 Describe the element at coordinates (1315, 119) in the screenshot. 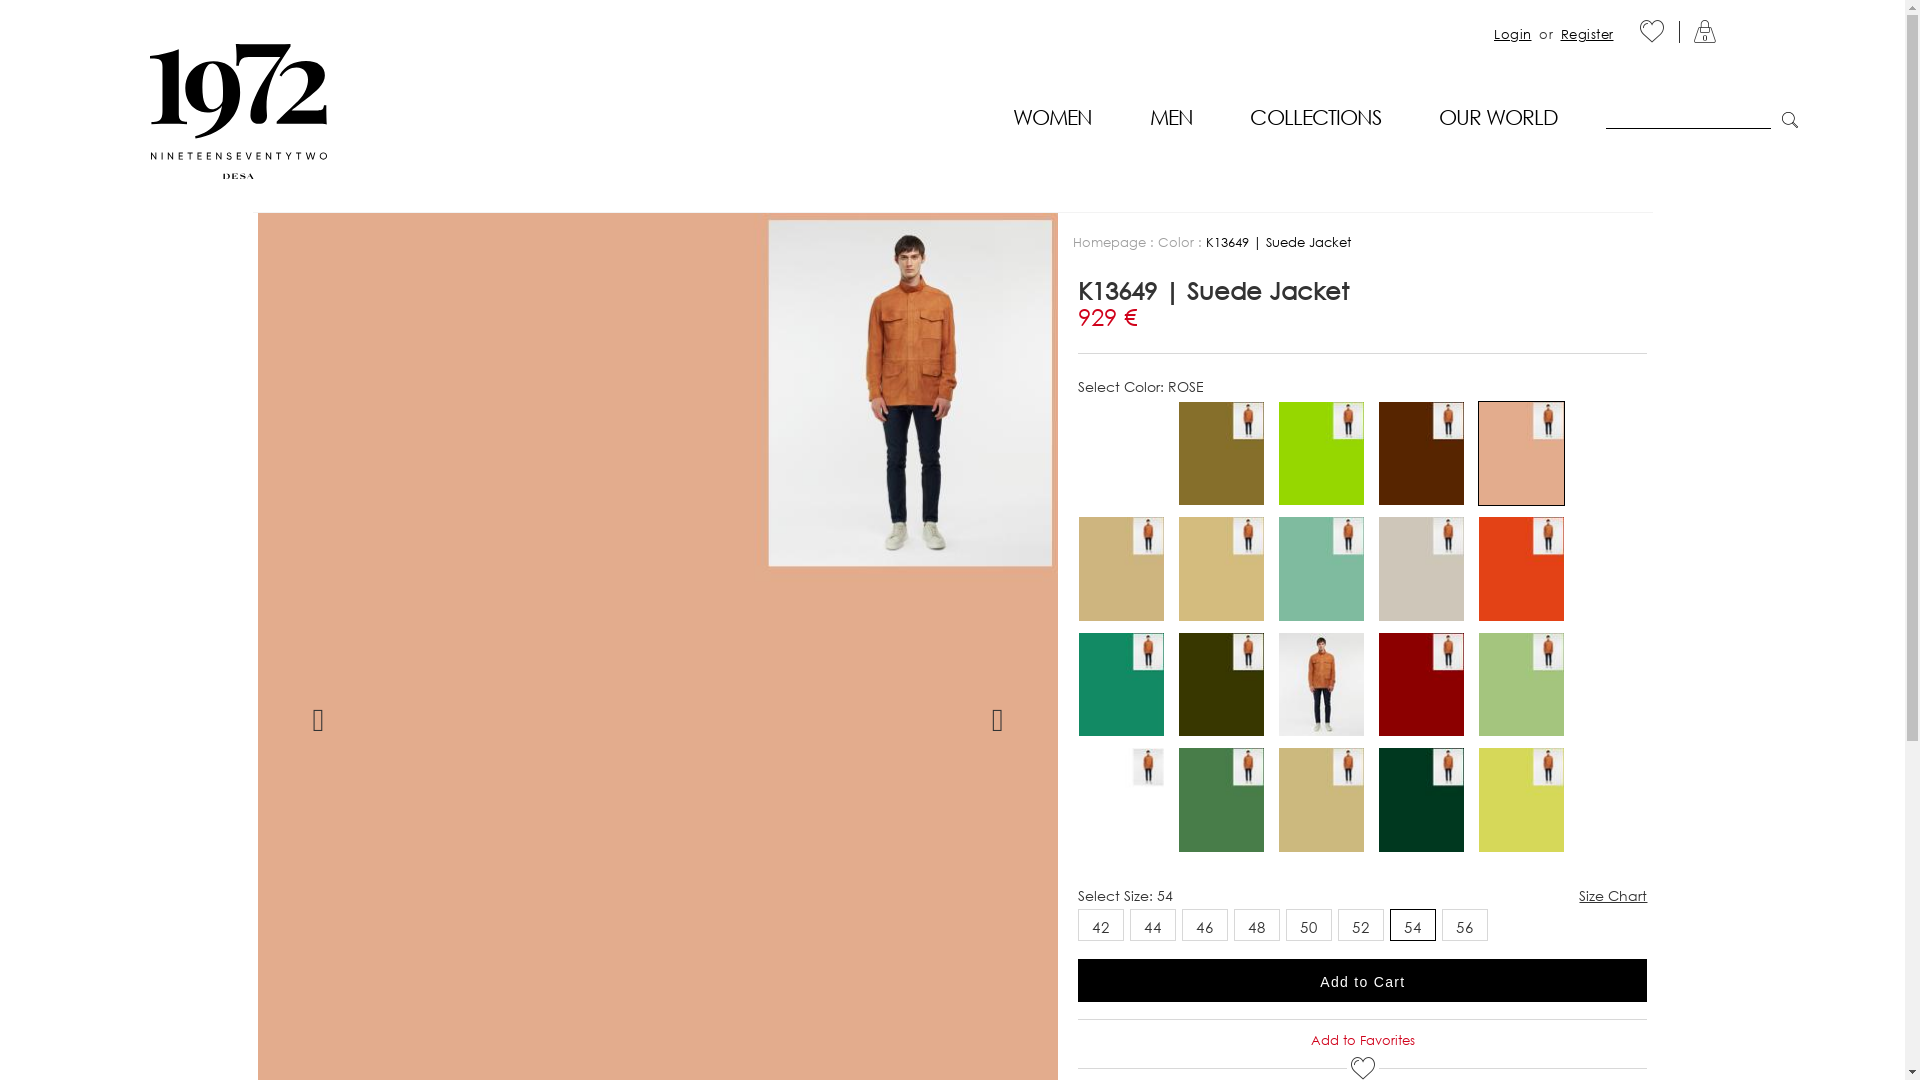

I see `'COLLECTIONS'` at that location.